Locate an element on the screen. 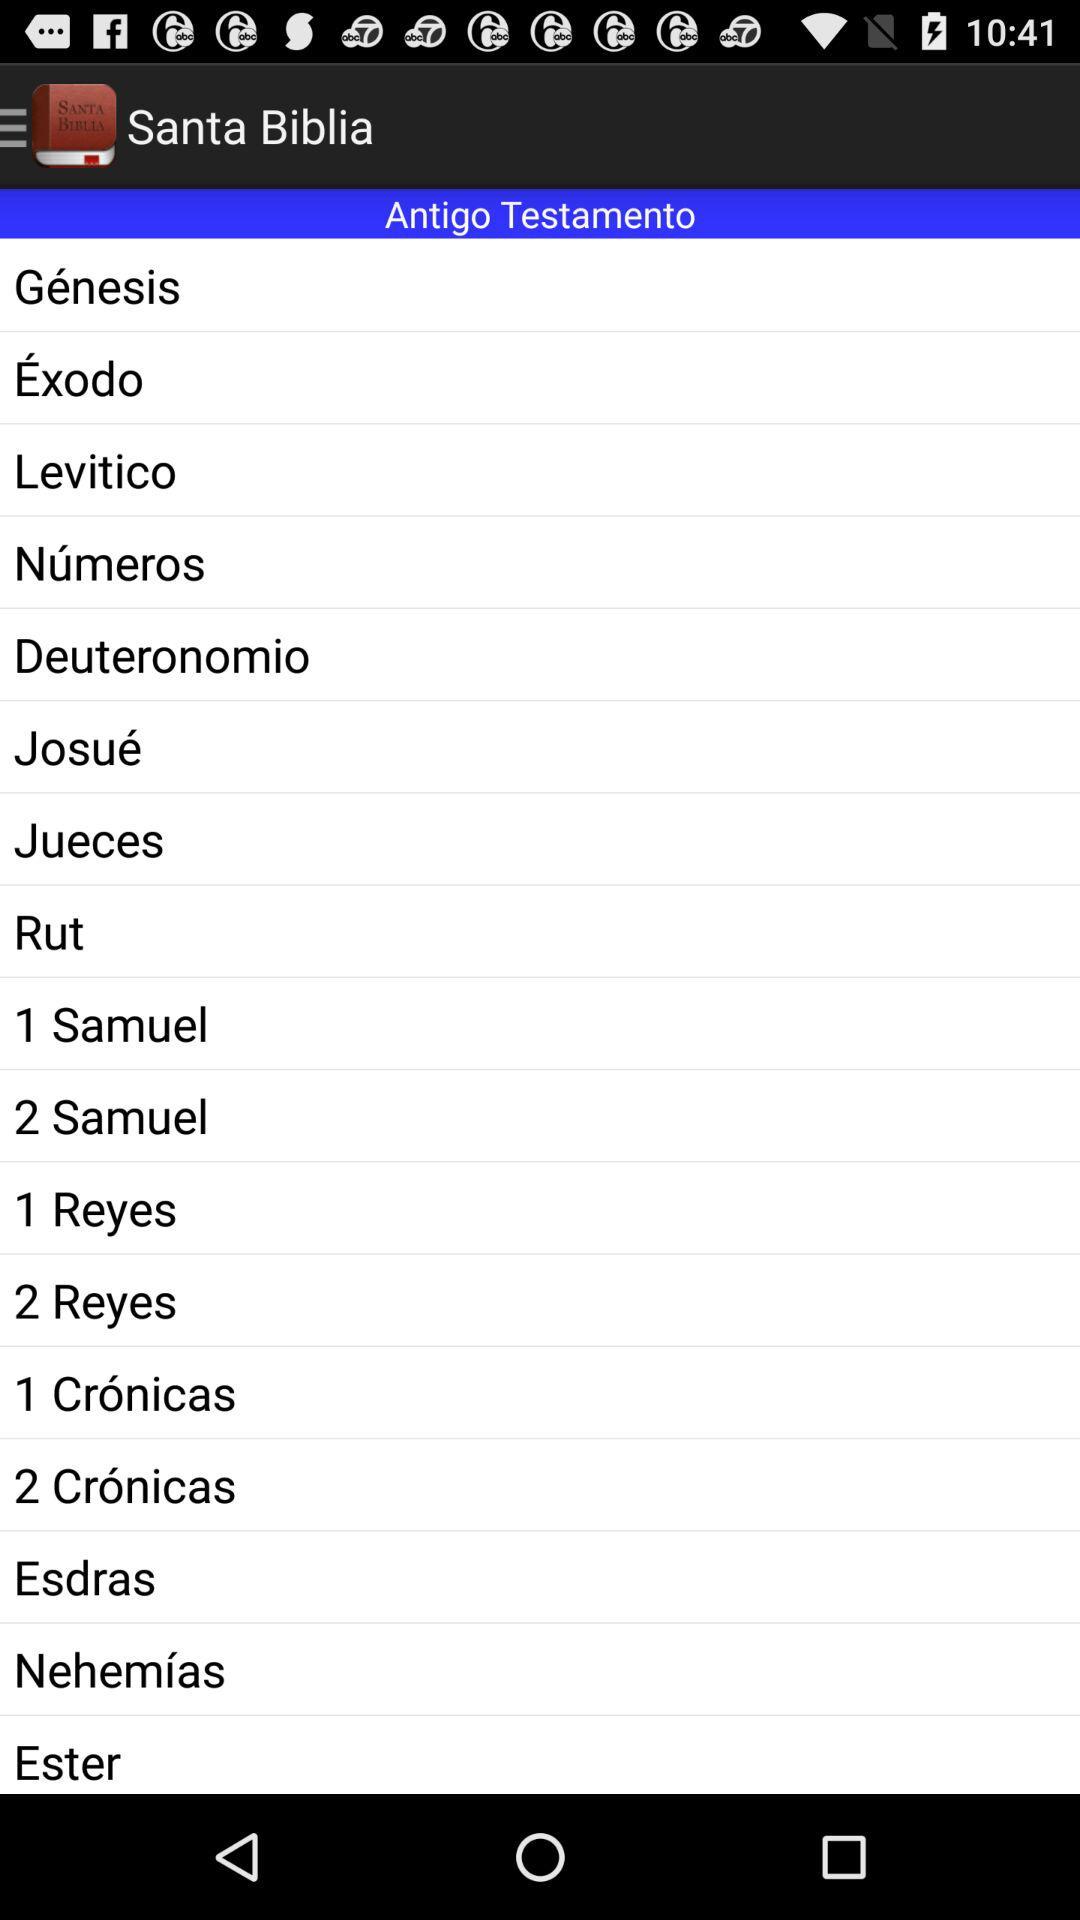 The height and width of the screenshot is (1920, 1080). app above 2 samuel item is located at coordinates (540, 1023).